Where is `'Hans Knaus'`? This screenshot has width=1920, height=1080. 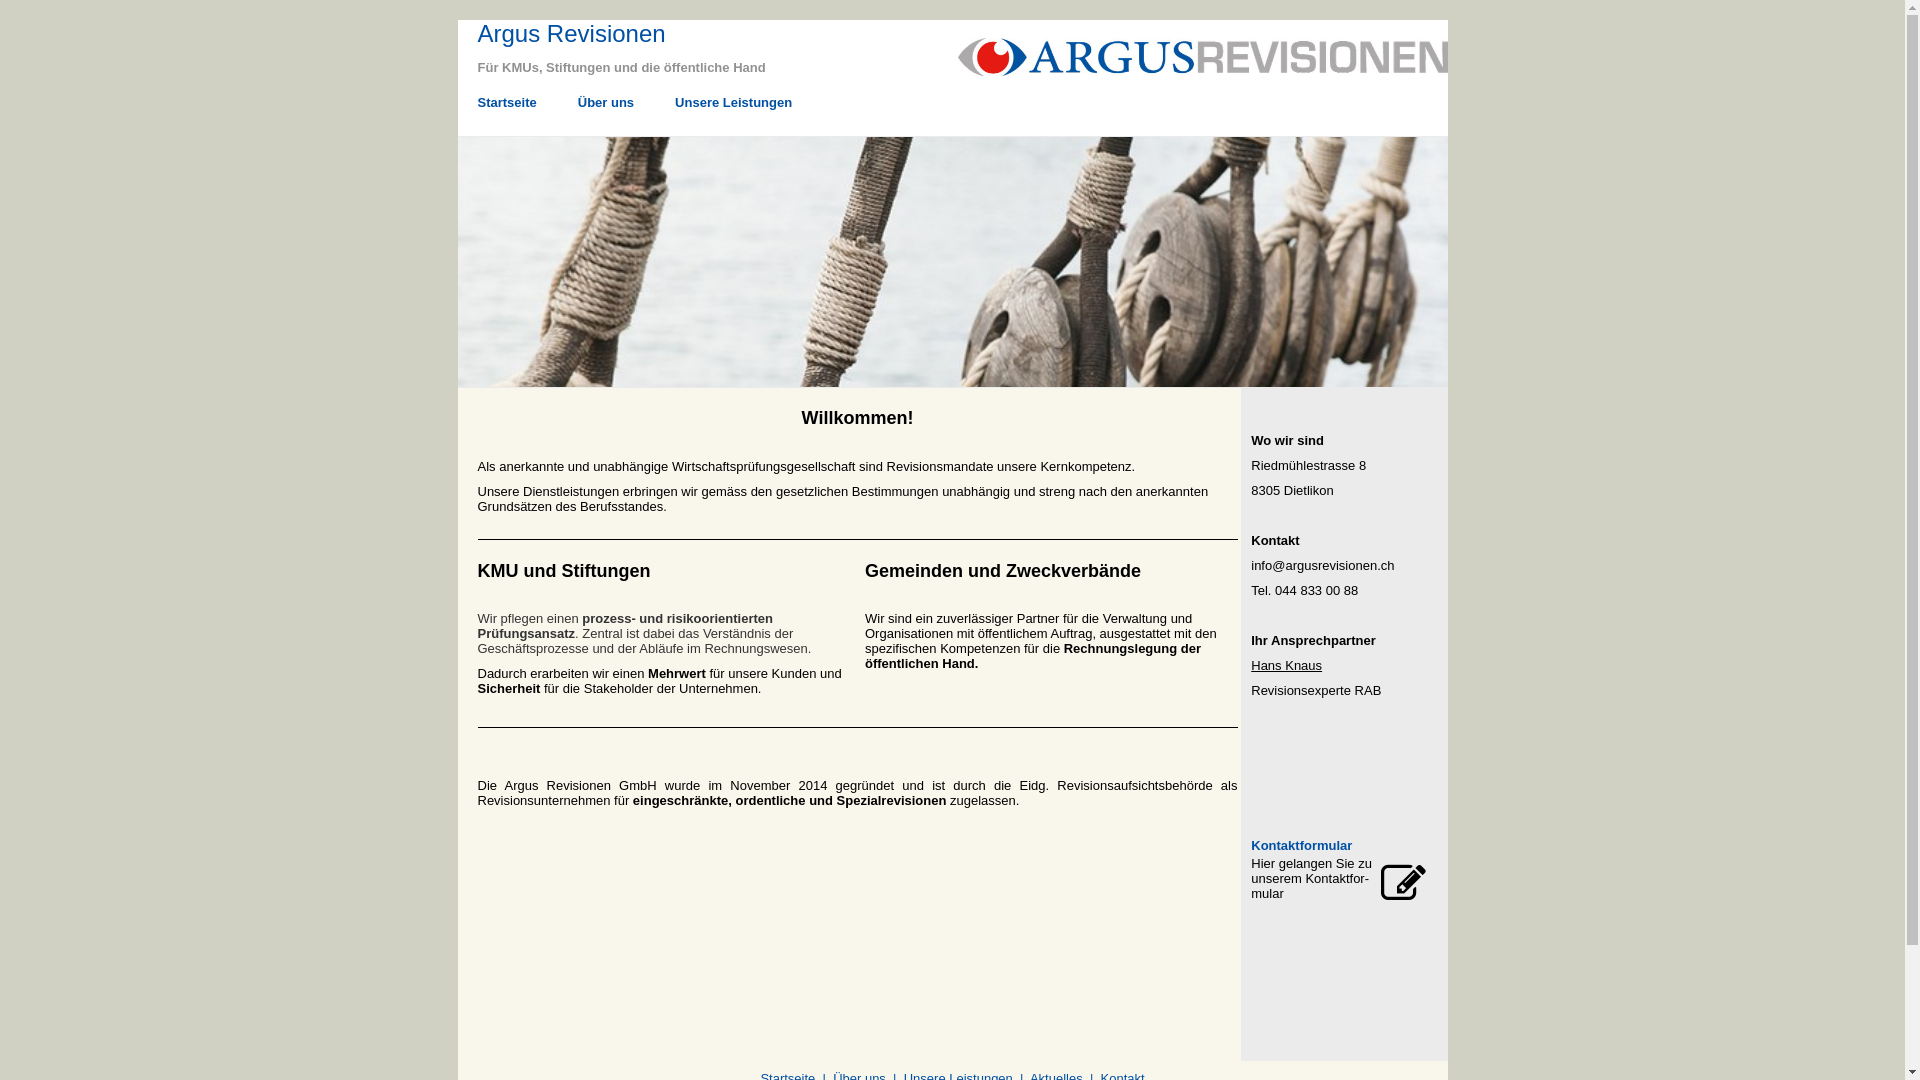
'Hans Knaus' is located at coordinates (1286, 665).